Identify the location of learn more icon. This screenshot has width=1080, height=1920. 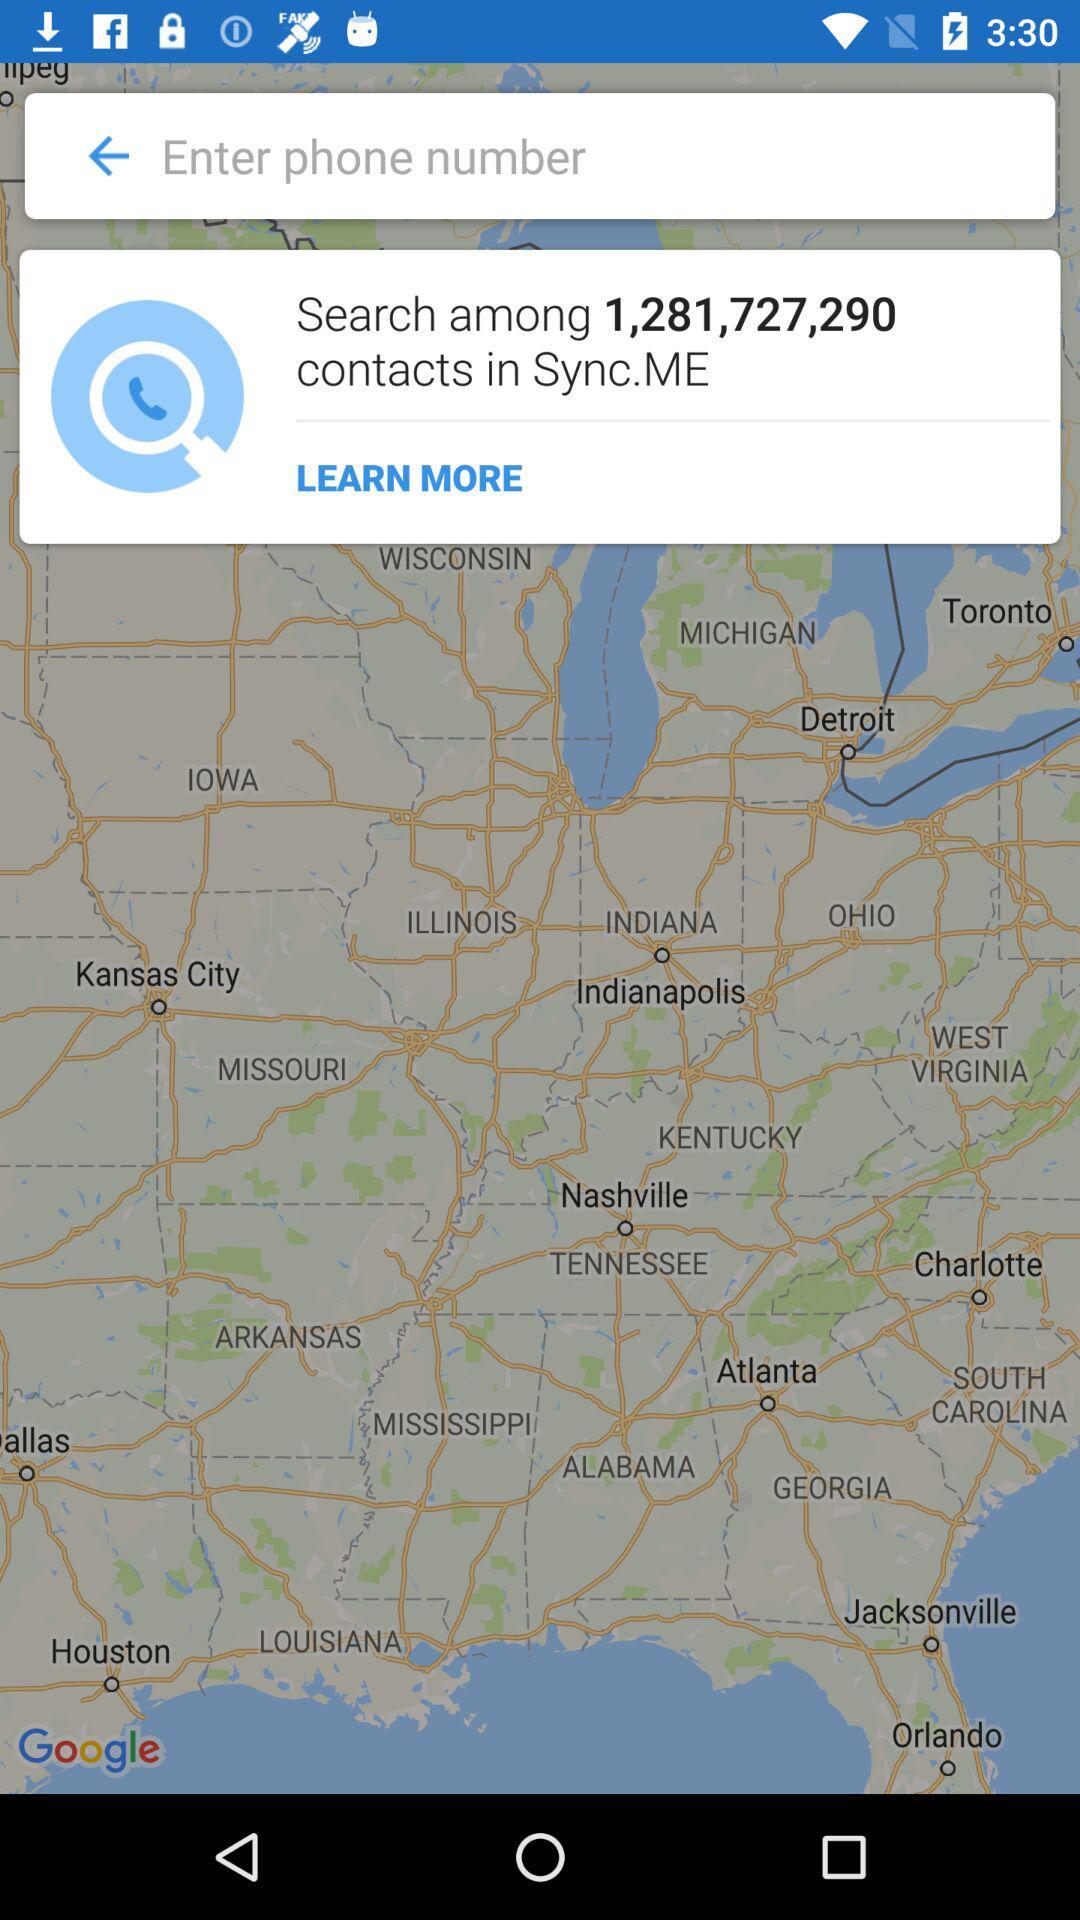
(662, 476).